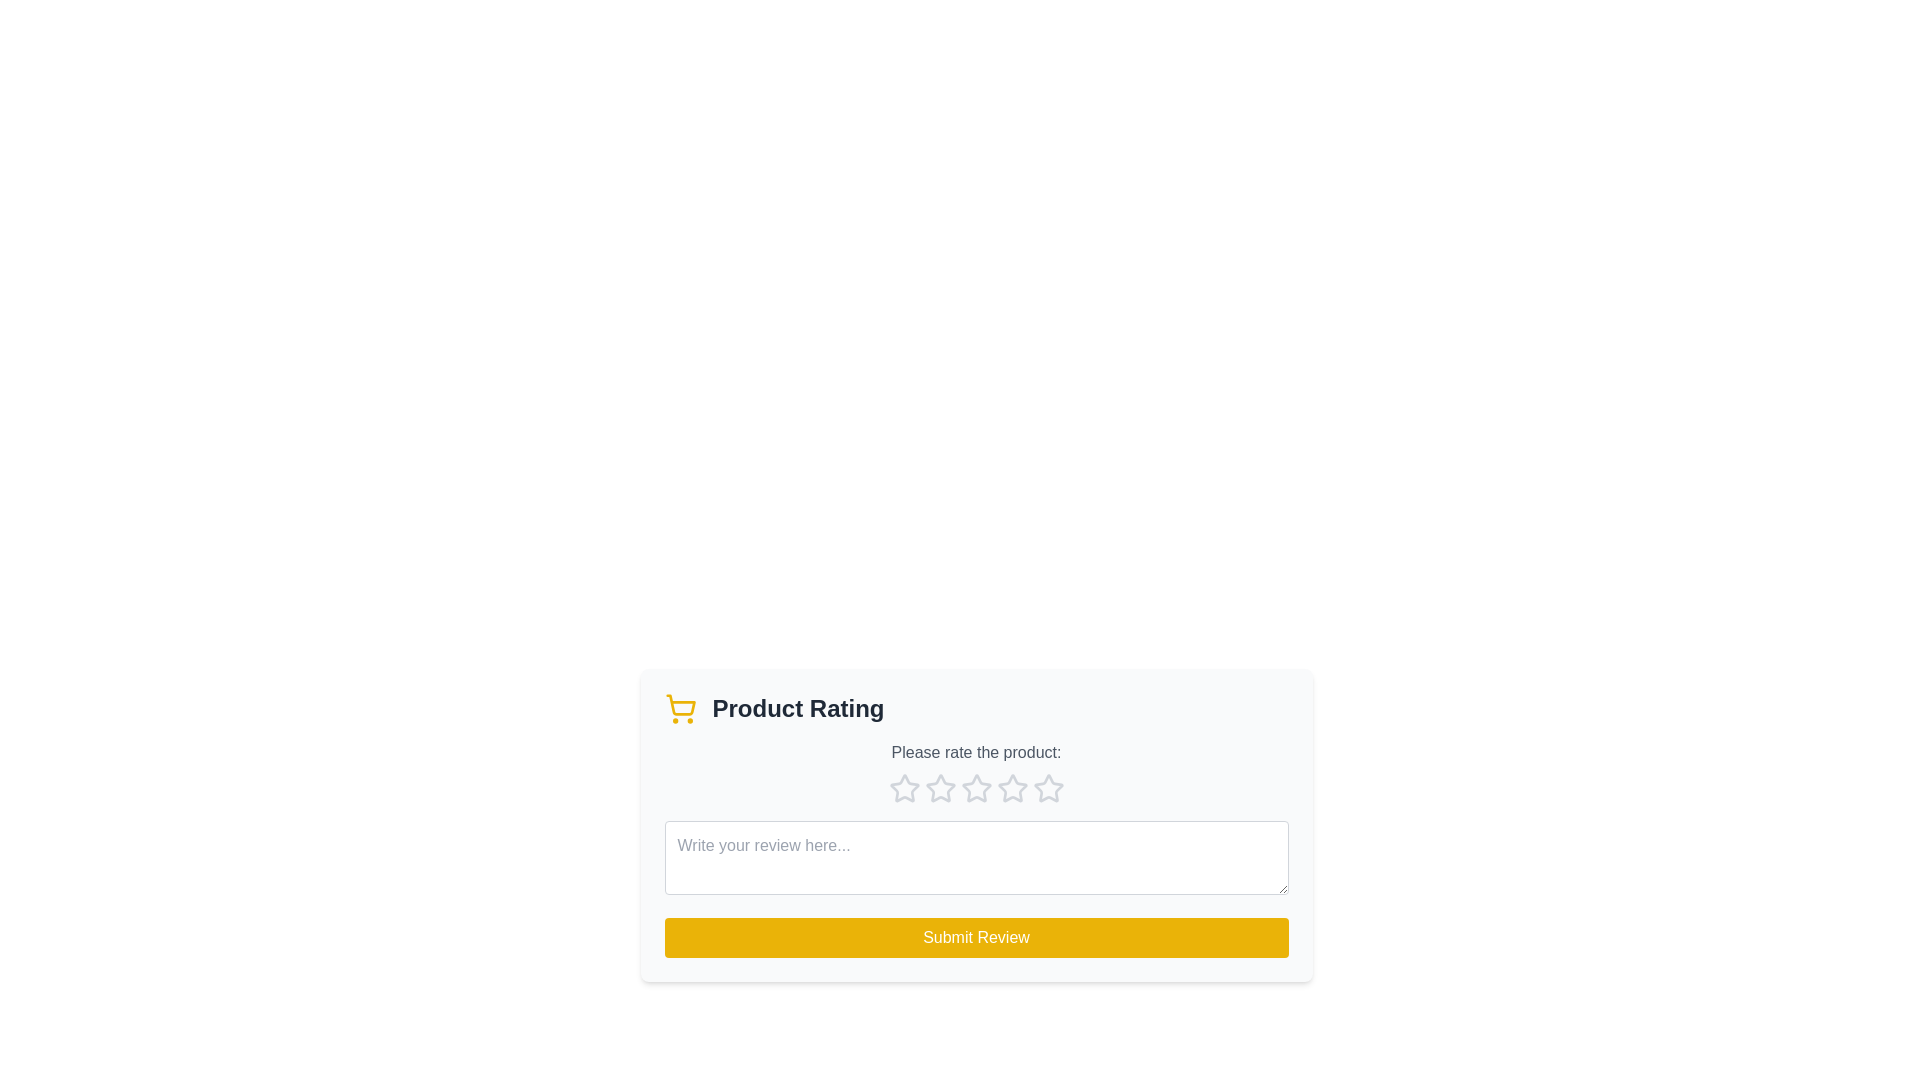  I want to click on the third hollow star icon outlined in gray for rating in the 'Product Rating' module, so click(939, 788).